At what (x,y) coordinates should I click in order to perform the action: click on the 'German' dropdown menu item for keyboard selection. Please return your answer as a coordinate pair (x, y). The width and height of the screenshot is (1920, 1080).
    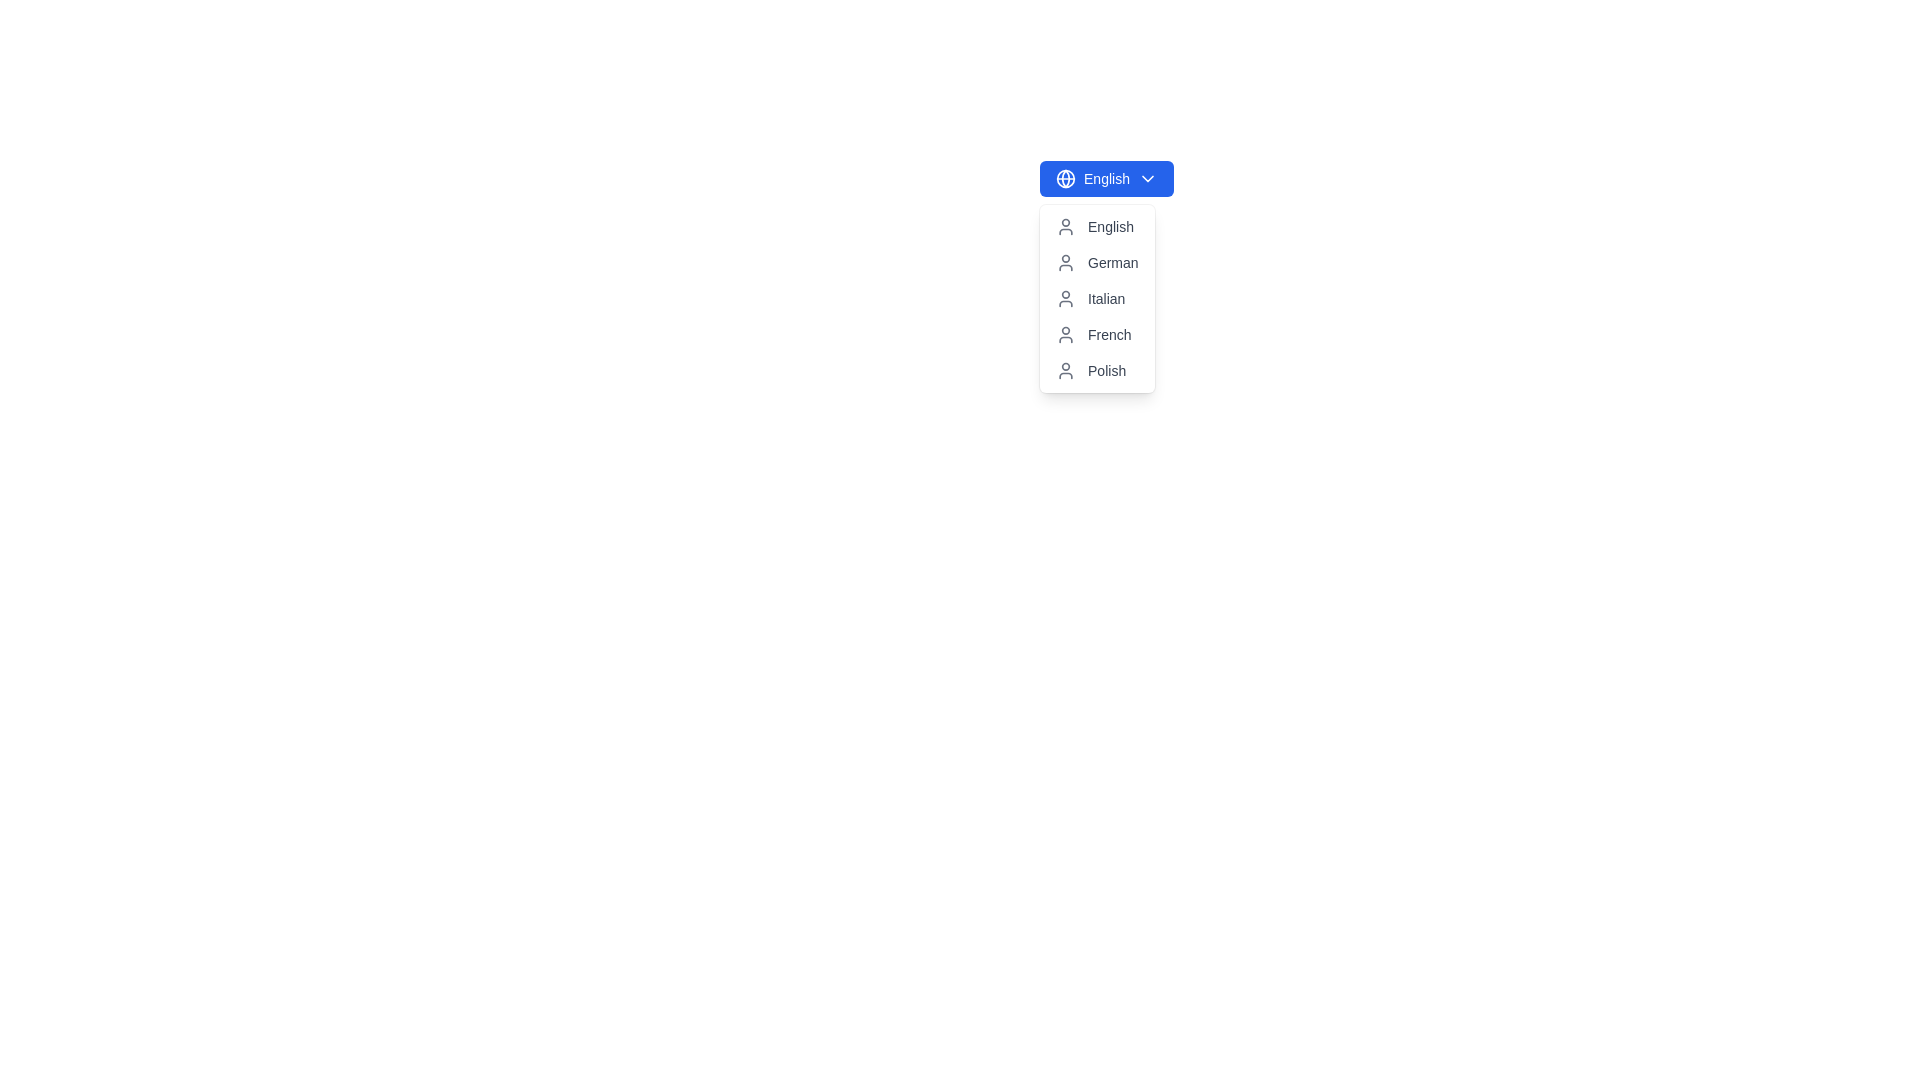
    Looking at the image, I should click on (1096, 261).